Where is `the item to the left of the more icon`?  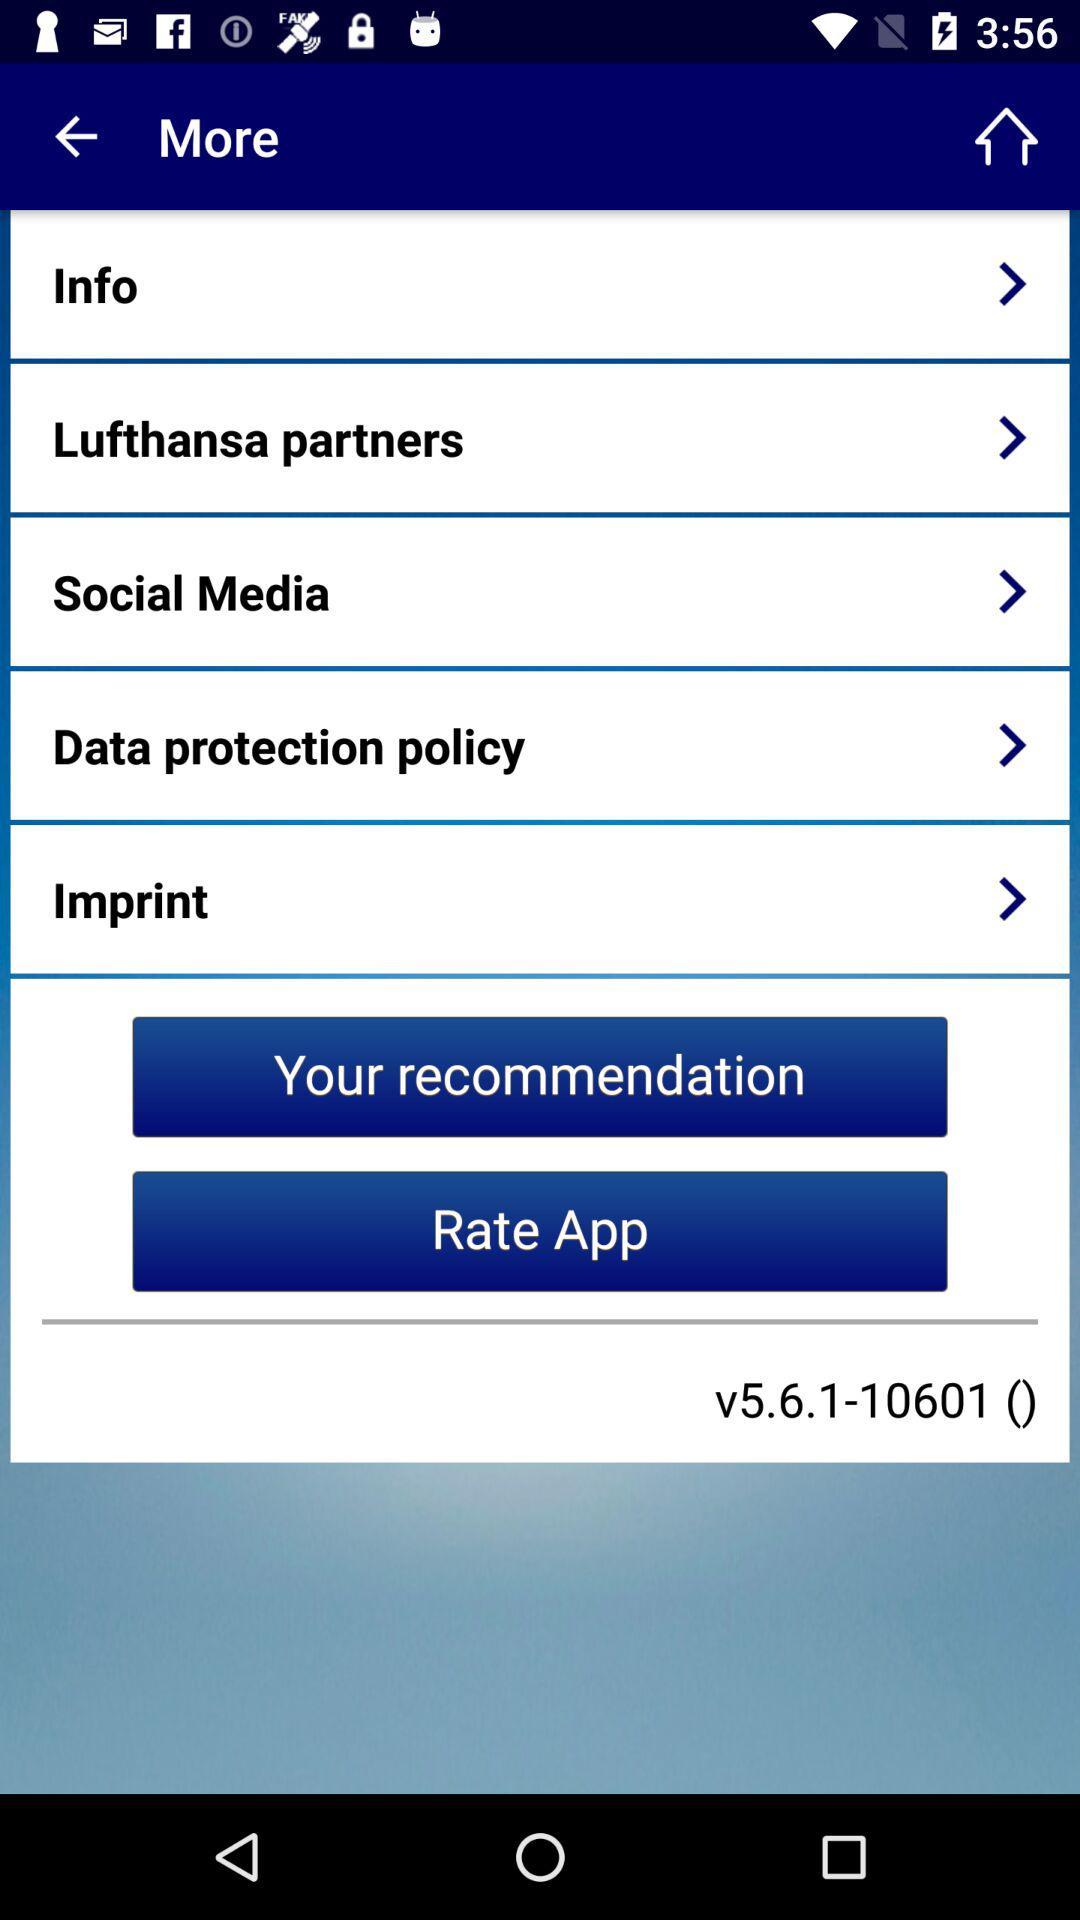 the item to the left of the more icon is located at coordinates (72, 135).